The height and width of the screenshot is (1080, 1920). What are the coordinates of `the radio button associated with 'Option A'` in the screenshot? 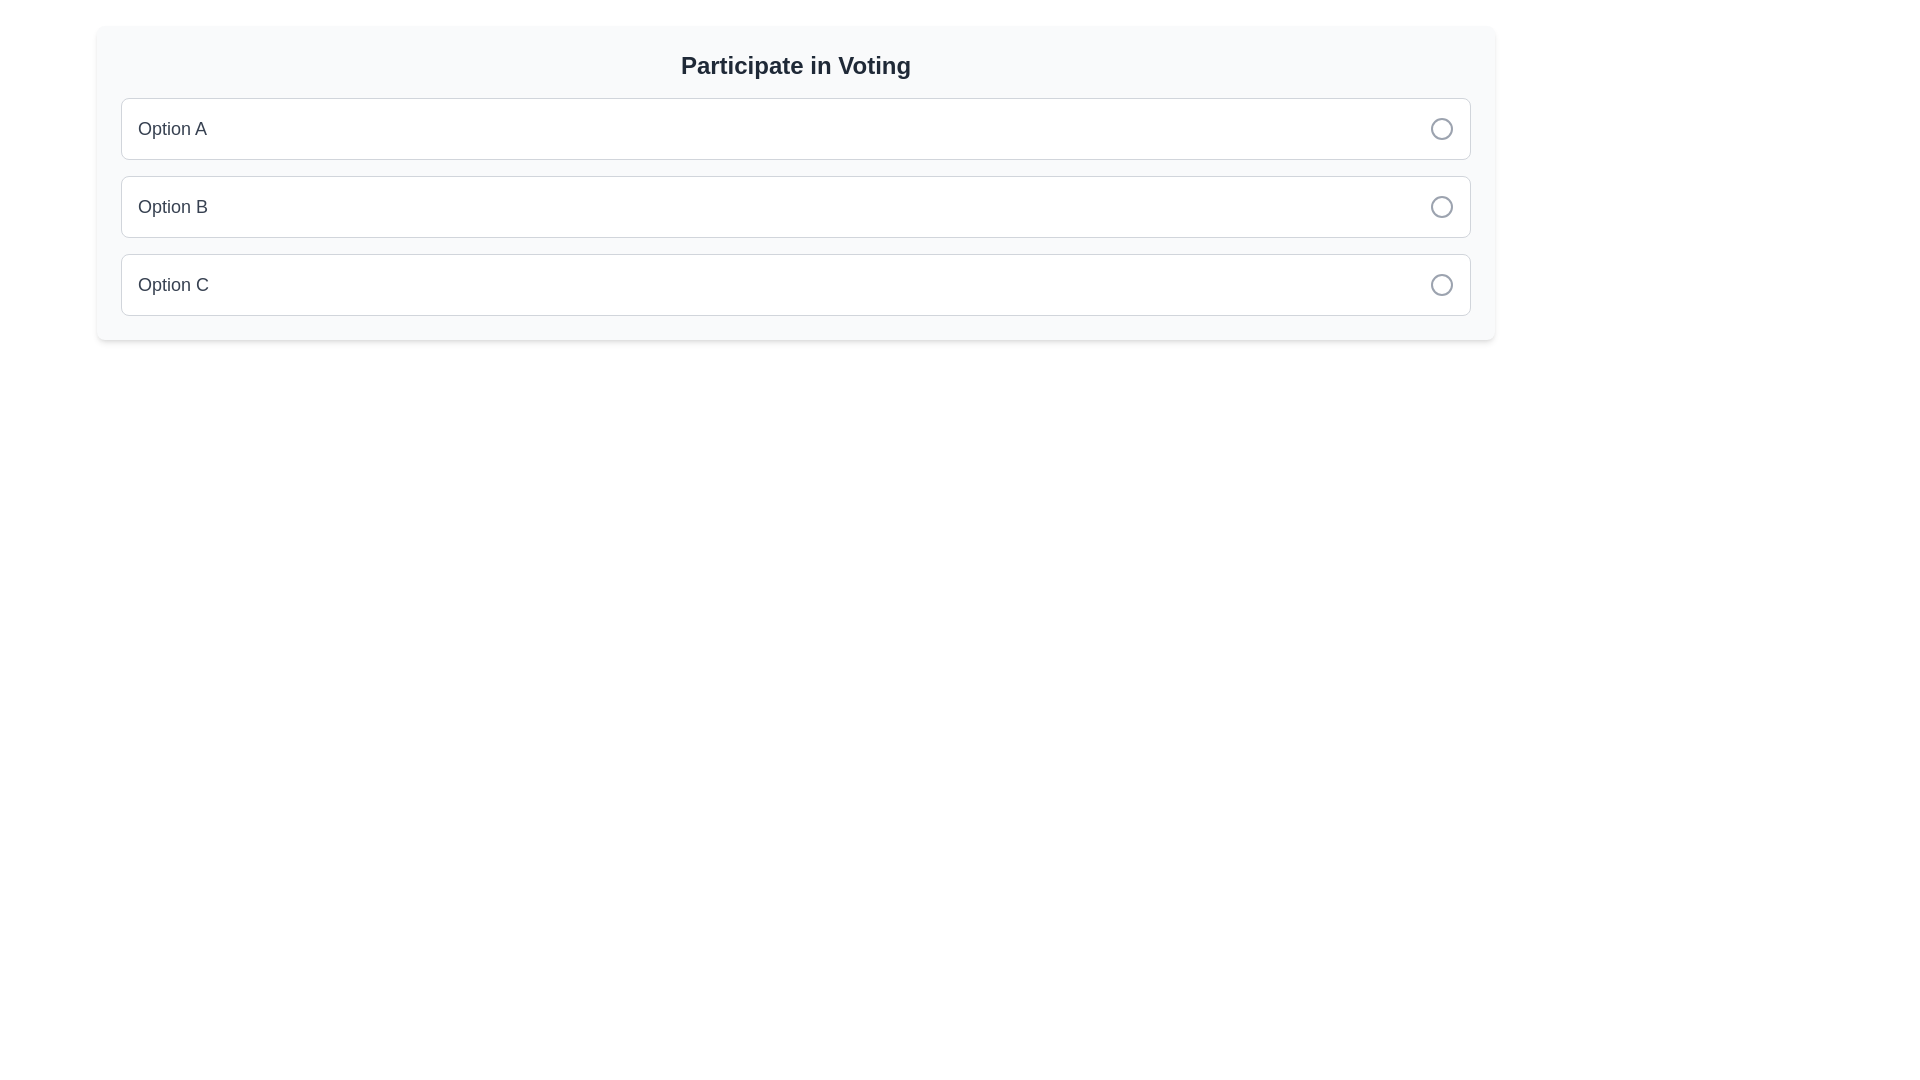 It's located at (1441, 128).